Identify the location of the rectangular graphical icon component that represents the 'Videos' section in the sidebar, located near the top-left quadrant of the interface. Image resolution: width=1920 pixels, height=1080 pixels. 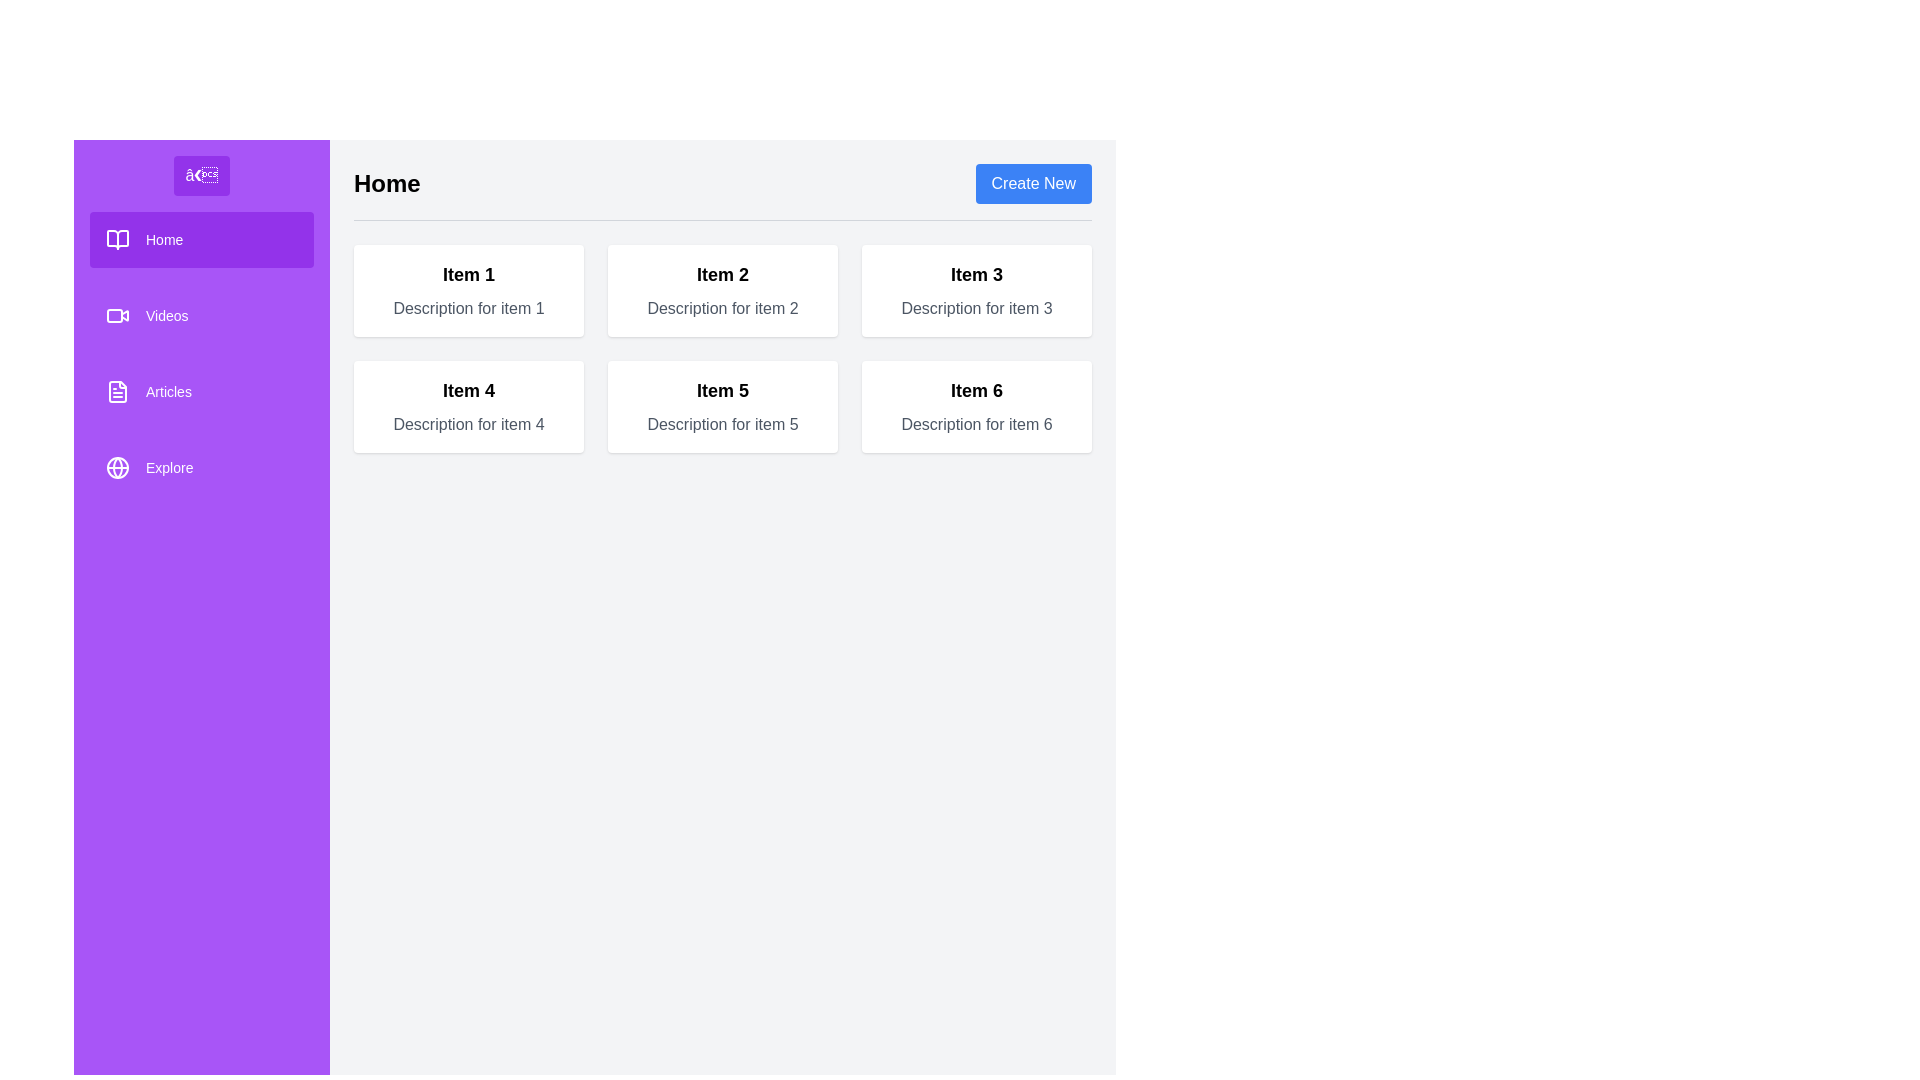
(114, 315).